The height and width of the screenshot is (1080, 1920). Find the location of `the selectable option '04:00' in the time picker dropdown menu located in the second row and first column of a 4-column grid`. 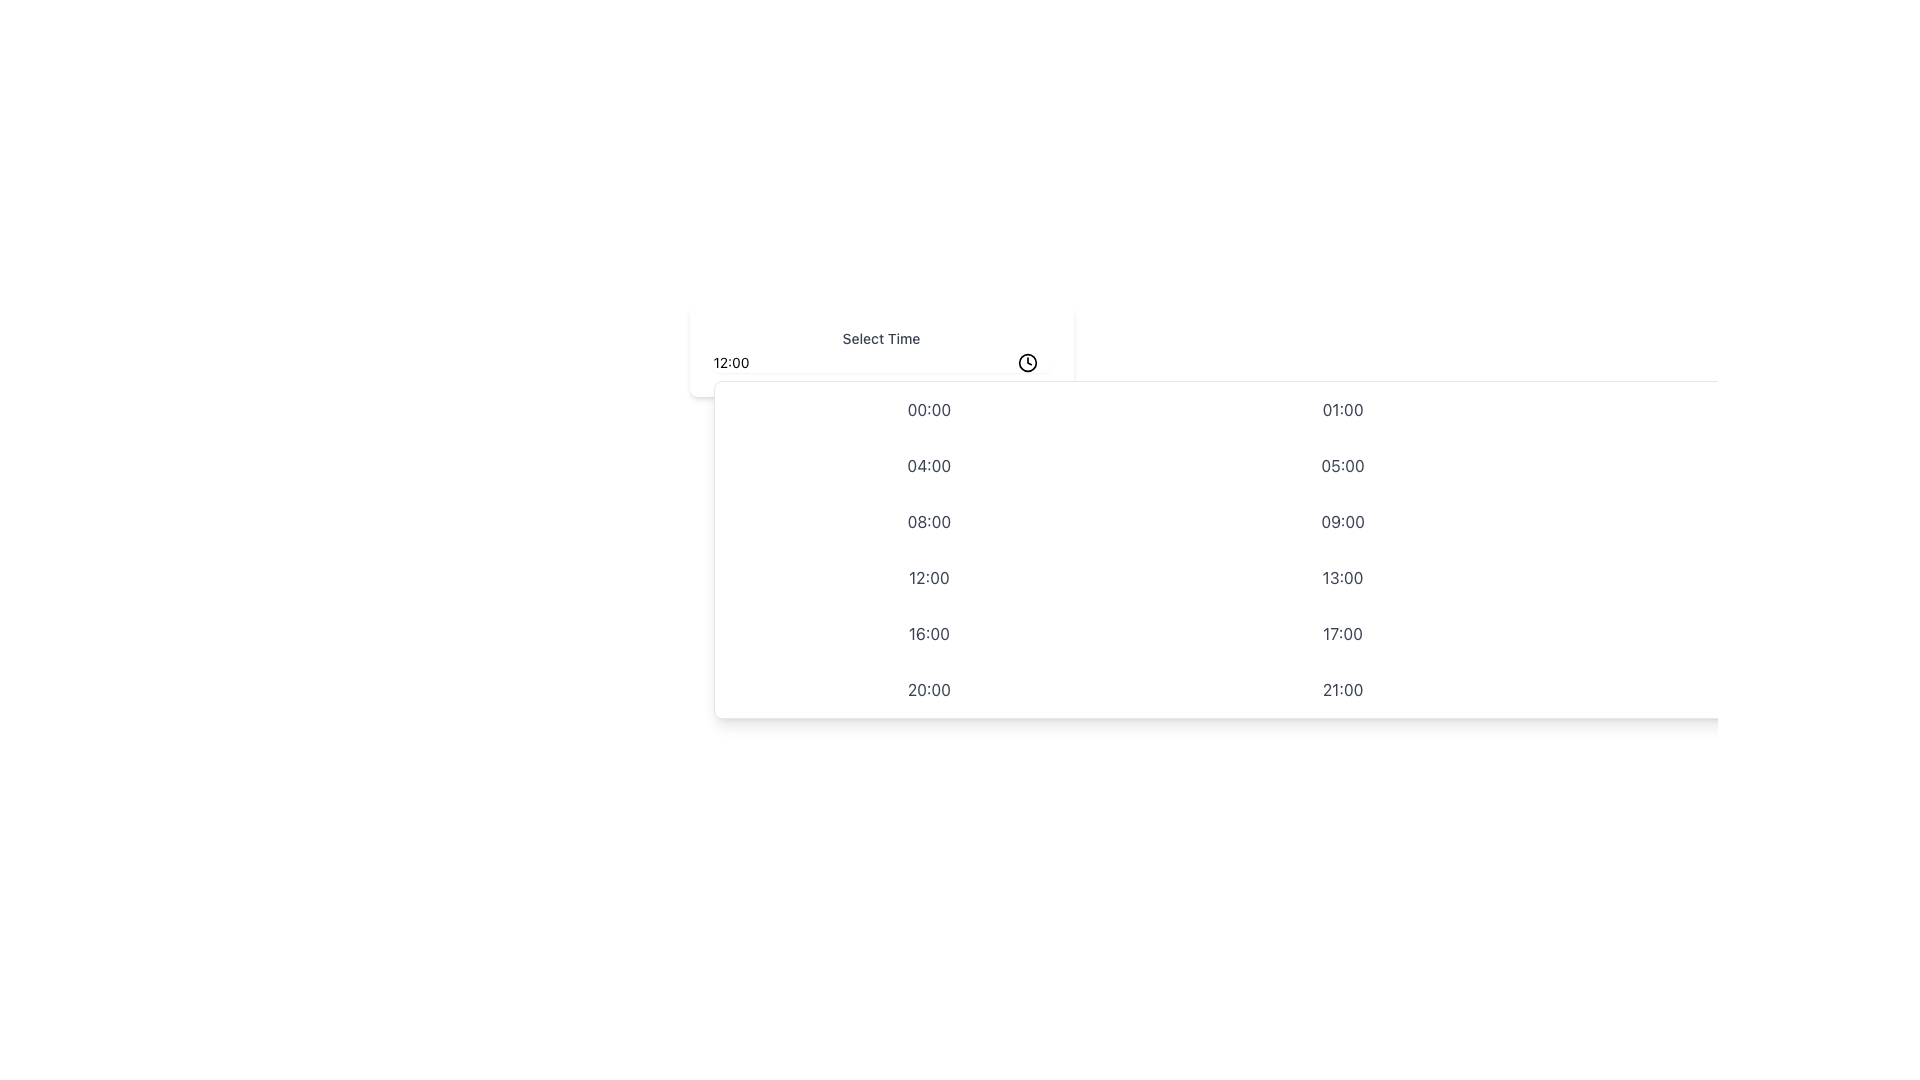

the selectable option '04:00' in the time picker dropdown menu located in the second row and first column of a 4-column grid is located at coordinates (928, 466).